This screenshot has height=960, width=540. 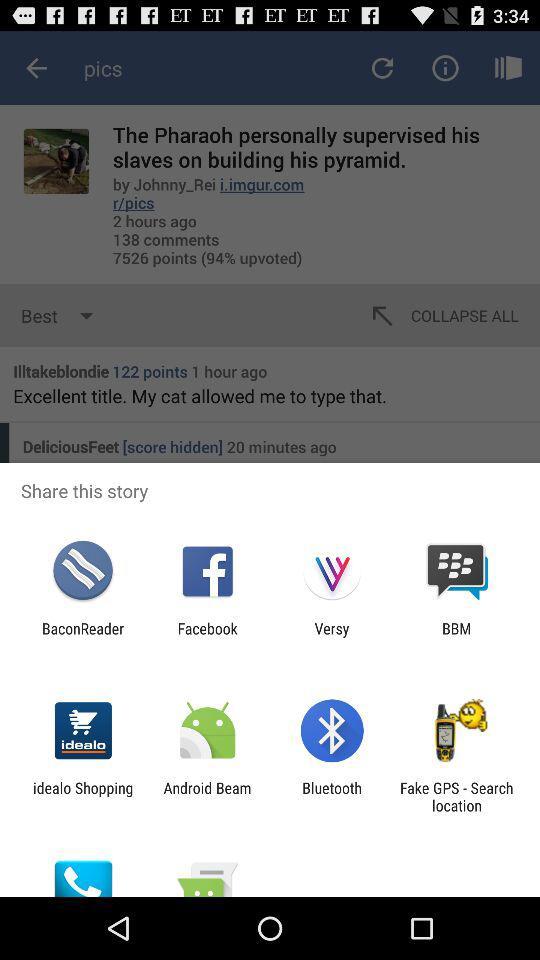 I want to click on the bluetooth icon, so click(x=332, y=796).